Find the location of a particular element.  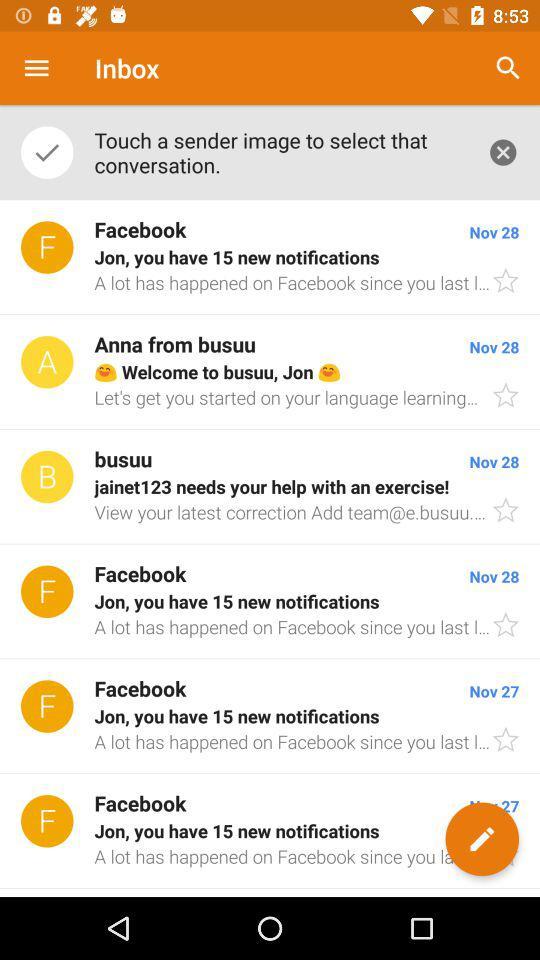

the icon at the bottom right corner is located at coordinates (481, 839).